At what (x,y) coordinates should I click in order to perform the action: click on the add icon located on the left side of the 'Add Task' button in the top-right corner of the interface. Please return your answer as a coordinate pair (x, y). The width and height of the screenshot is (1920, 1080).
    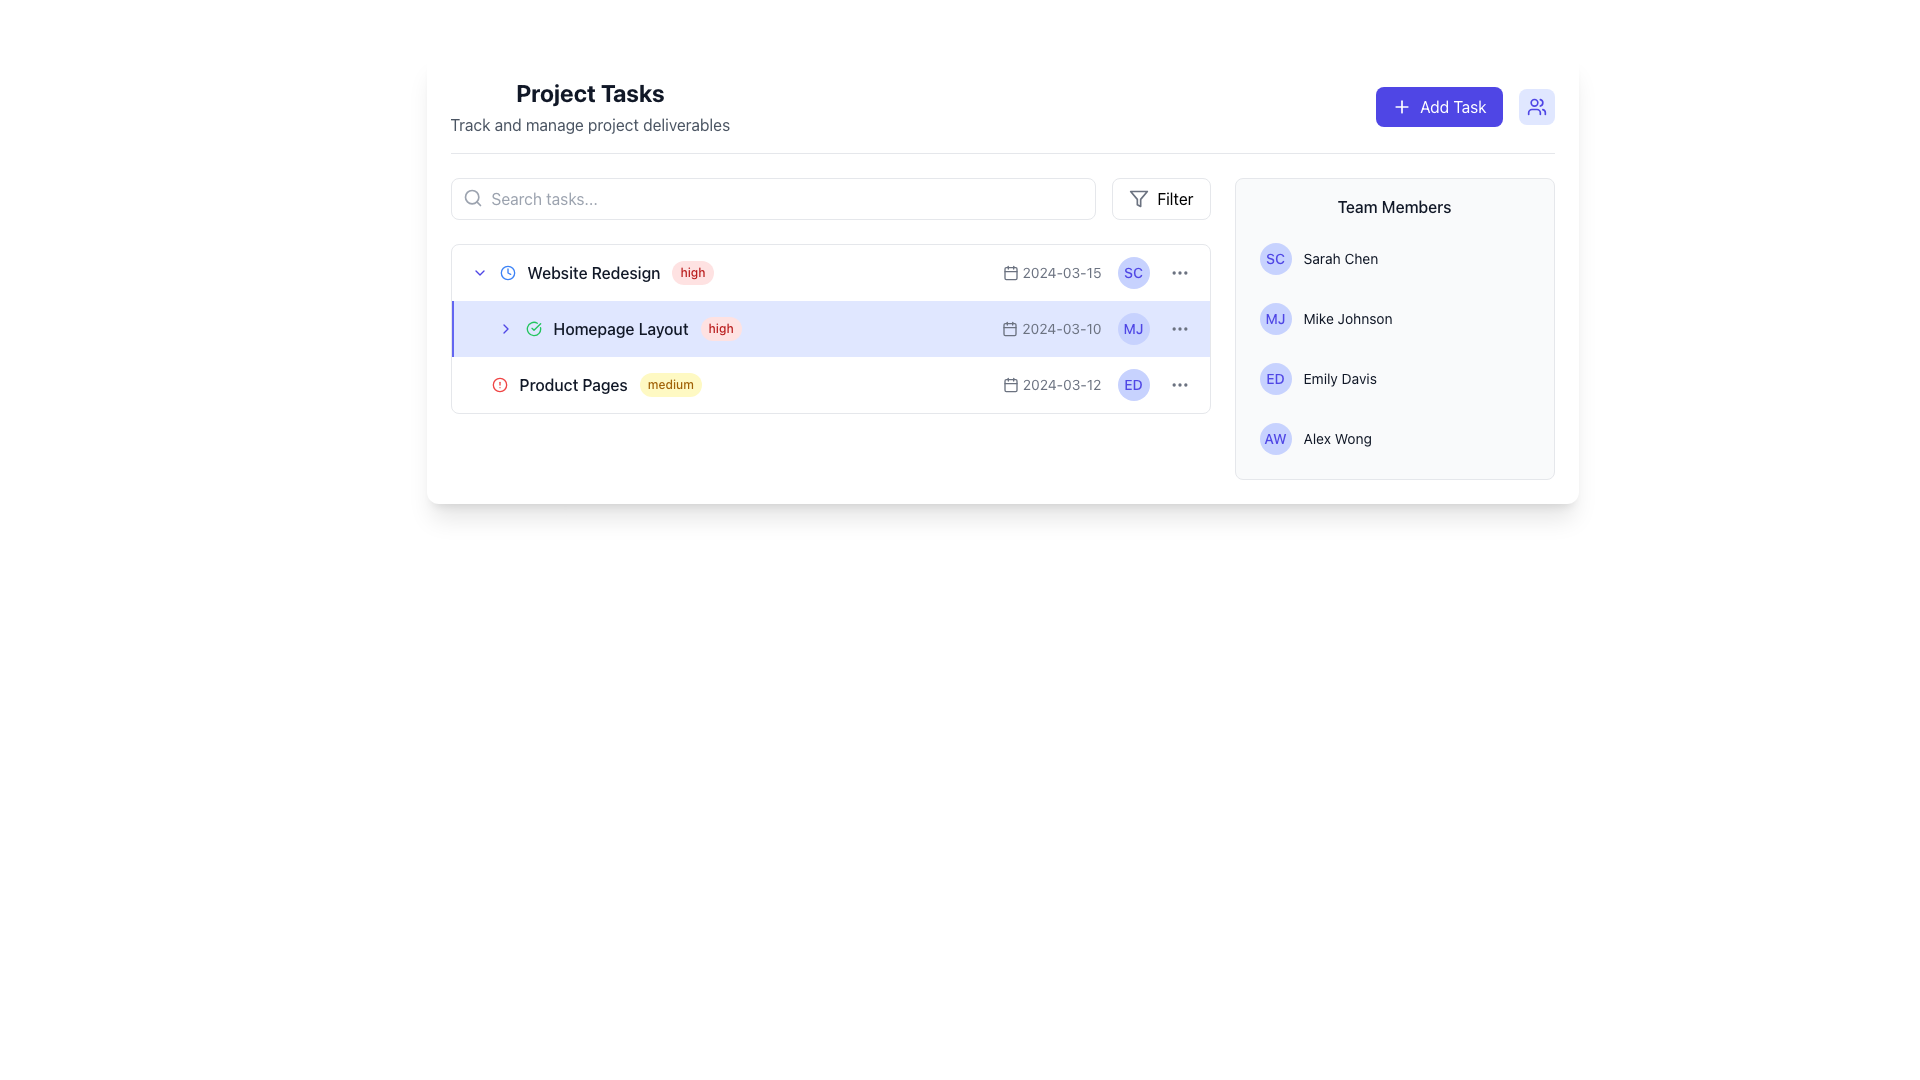
    Looking at the image, I should click on (1401, 107).